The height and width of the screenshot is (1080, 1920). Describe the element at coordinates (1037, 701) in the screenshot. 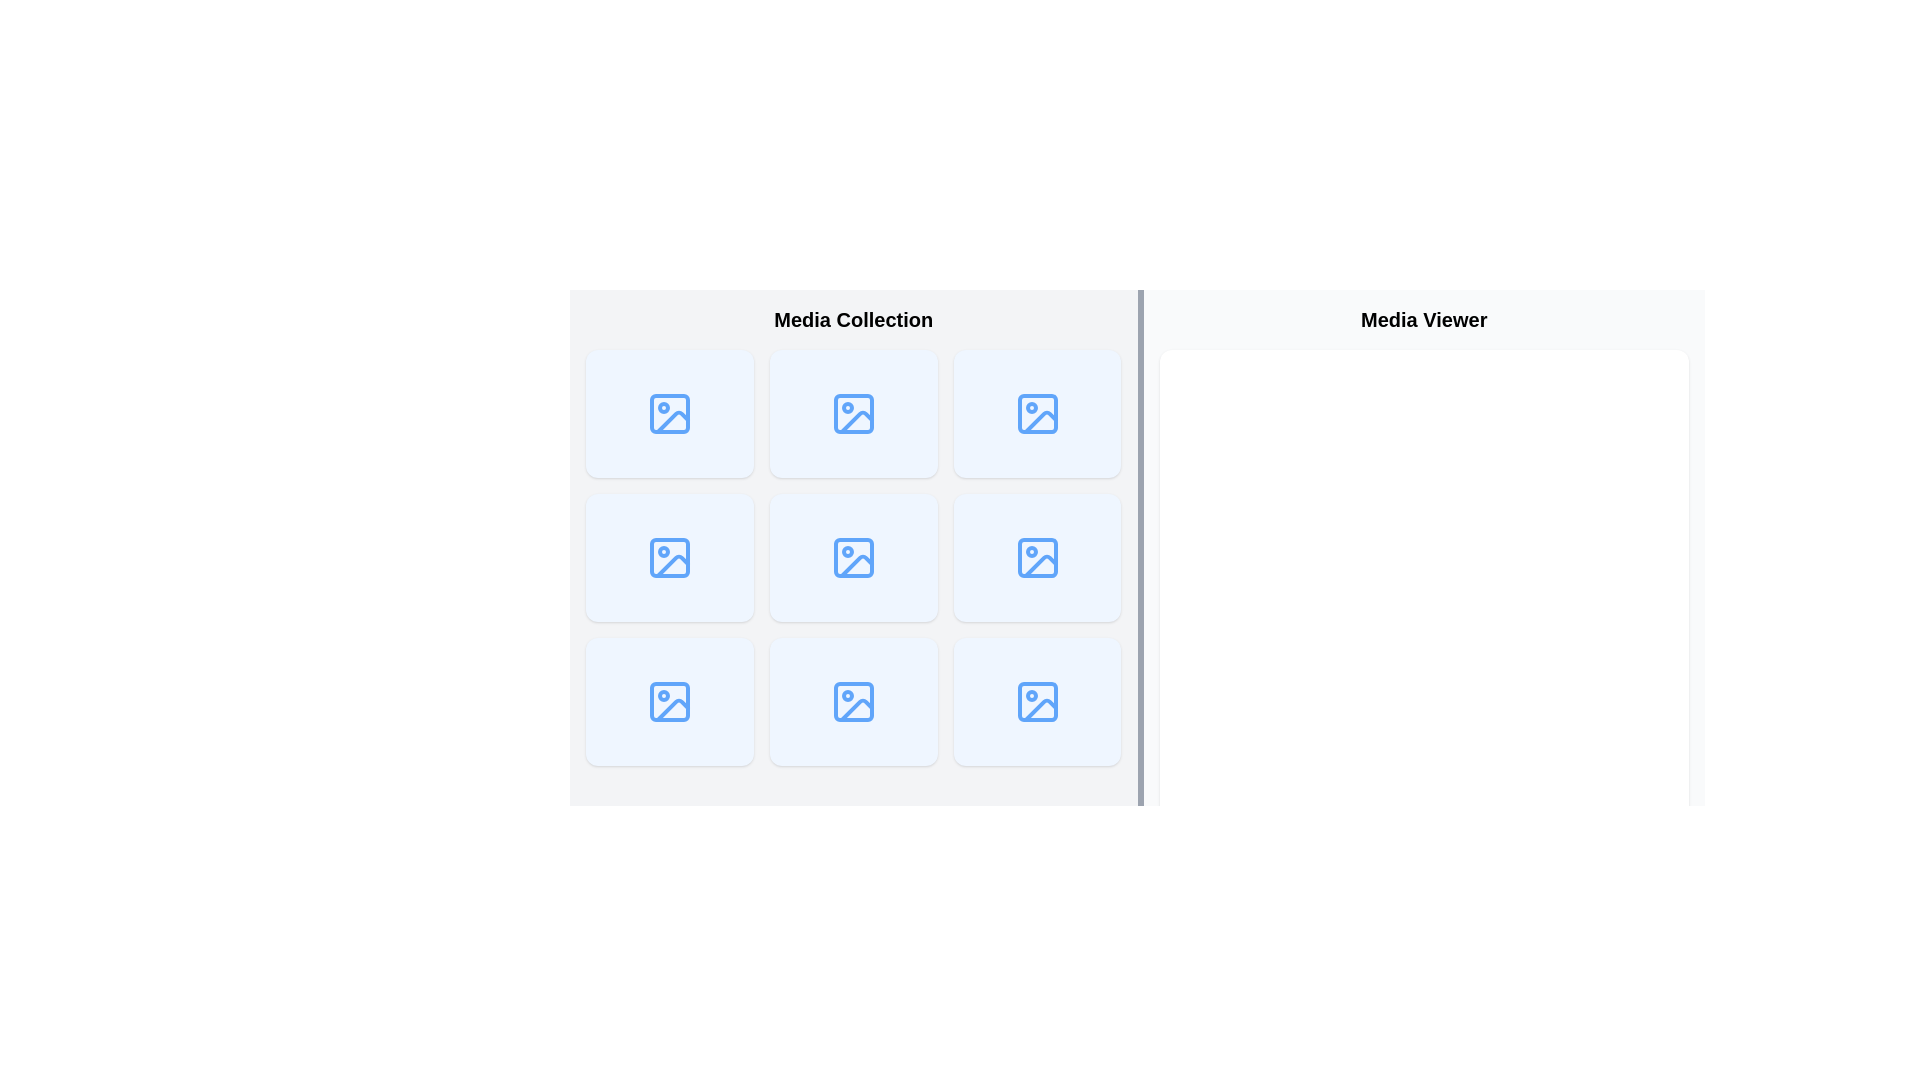

I see `the image placeholder icon with a blue outline located in the bottom-right cell of the 'Media Collection' section` at that location.